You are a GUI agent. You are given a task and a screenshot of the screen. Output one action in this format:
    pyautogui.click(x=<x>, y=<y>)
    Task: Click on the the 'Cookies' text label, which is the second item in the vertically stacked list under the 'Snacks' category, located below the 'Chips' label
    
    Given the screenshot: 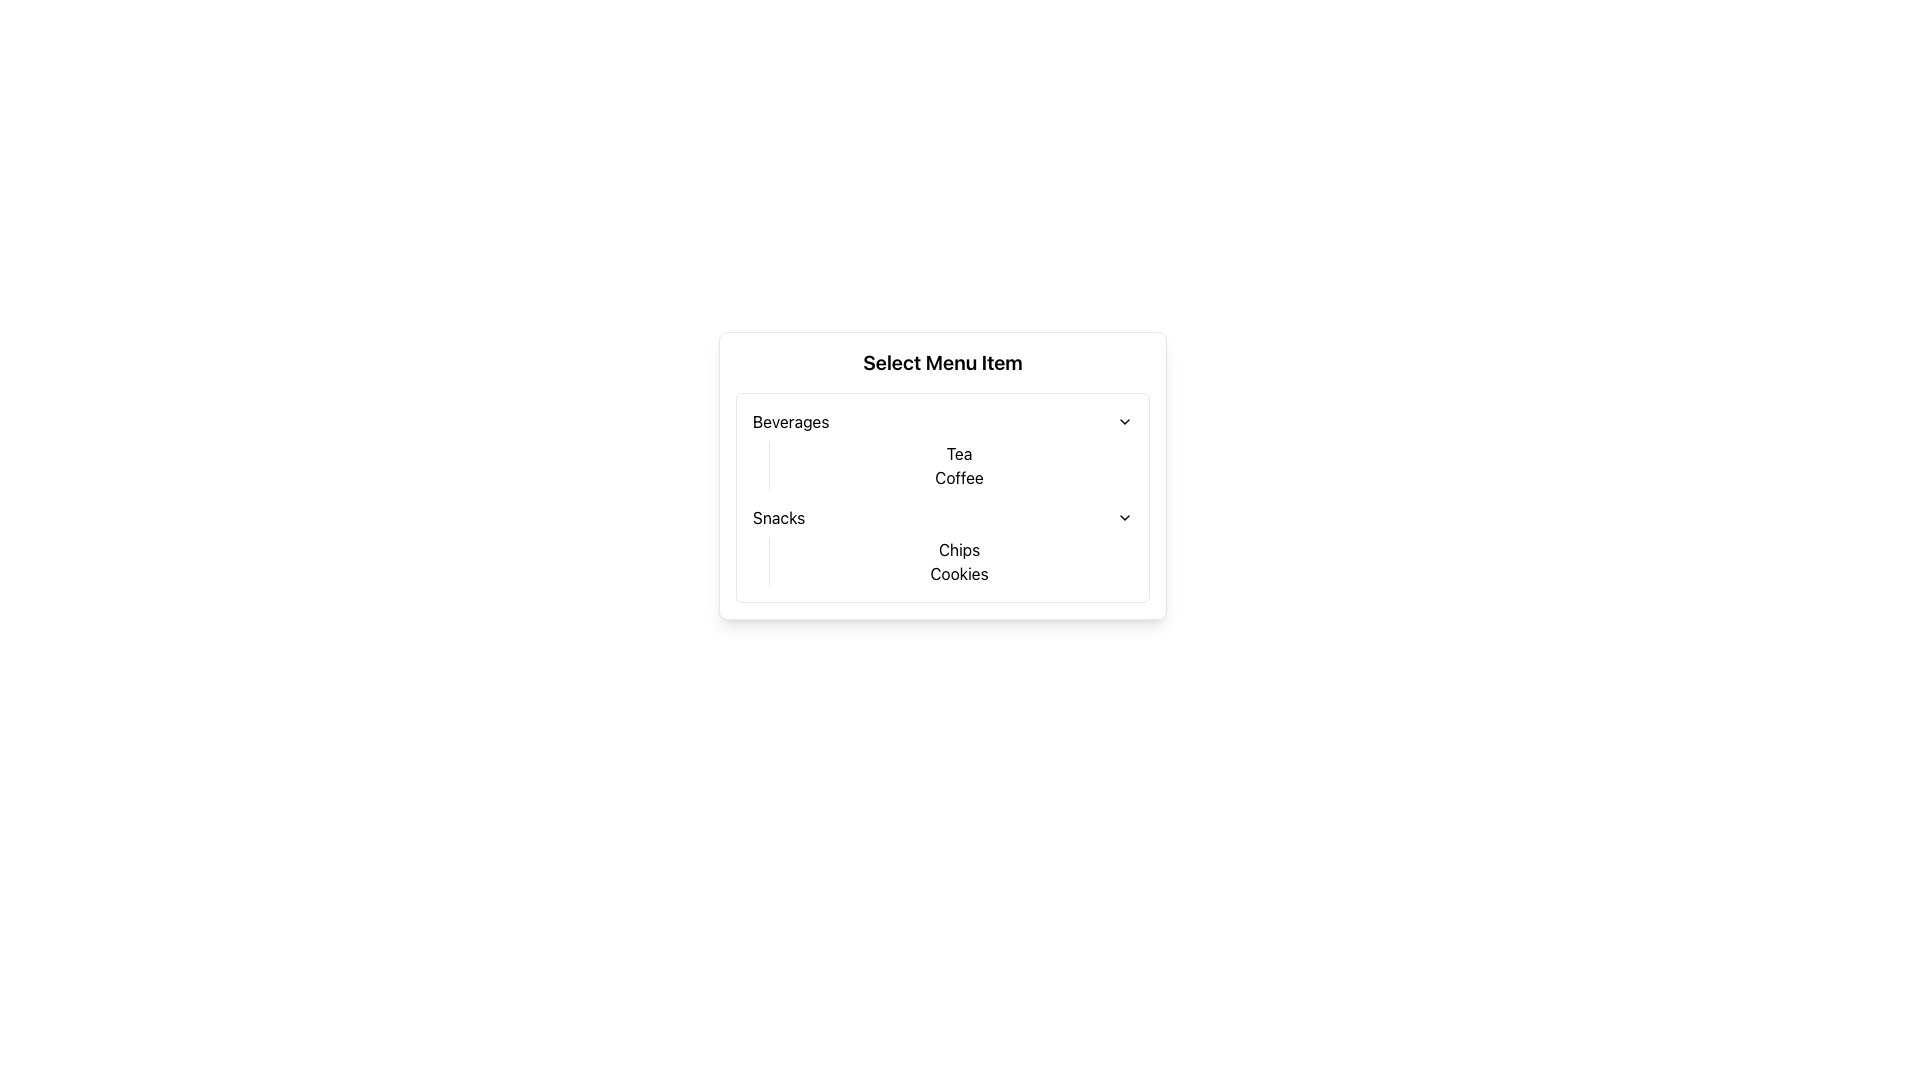 What is the action you would take?
    pyautogui.click(x=958, y=574)
    